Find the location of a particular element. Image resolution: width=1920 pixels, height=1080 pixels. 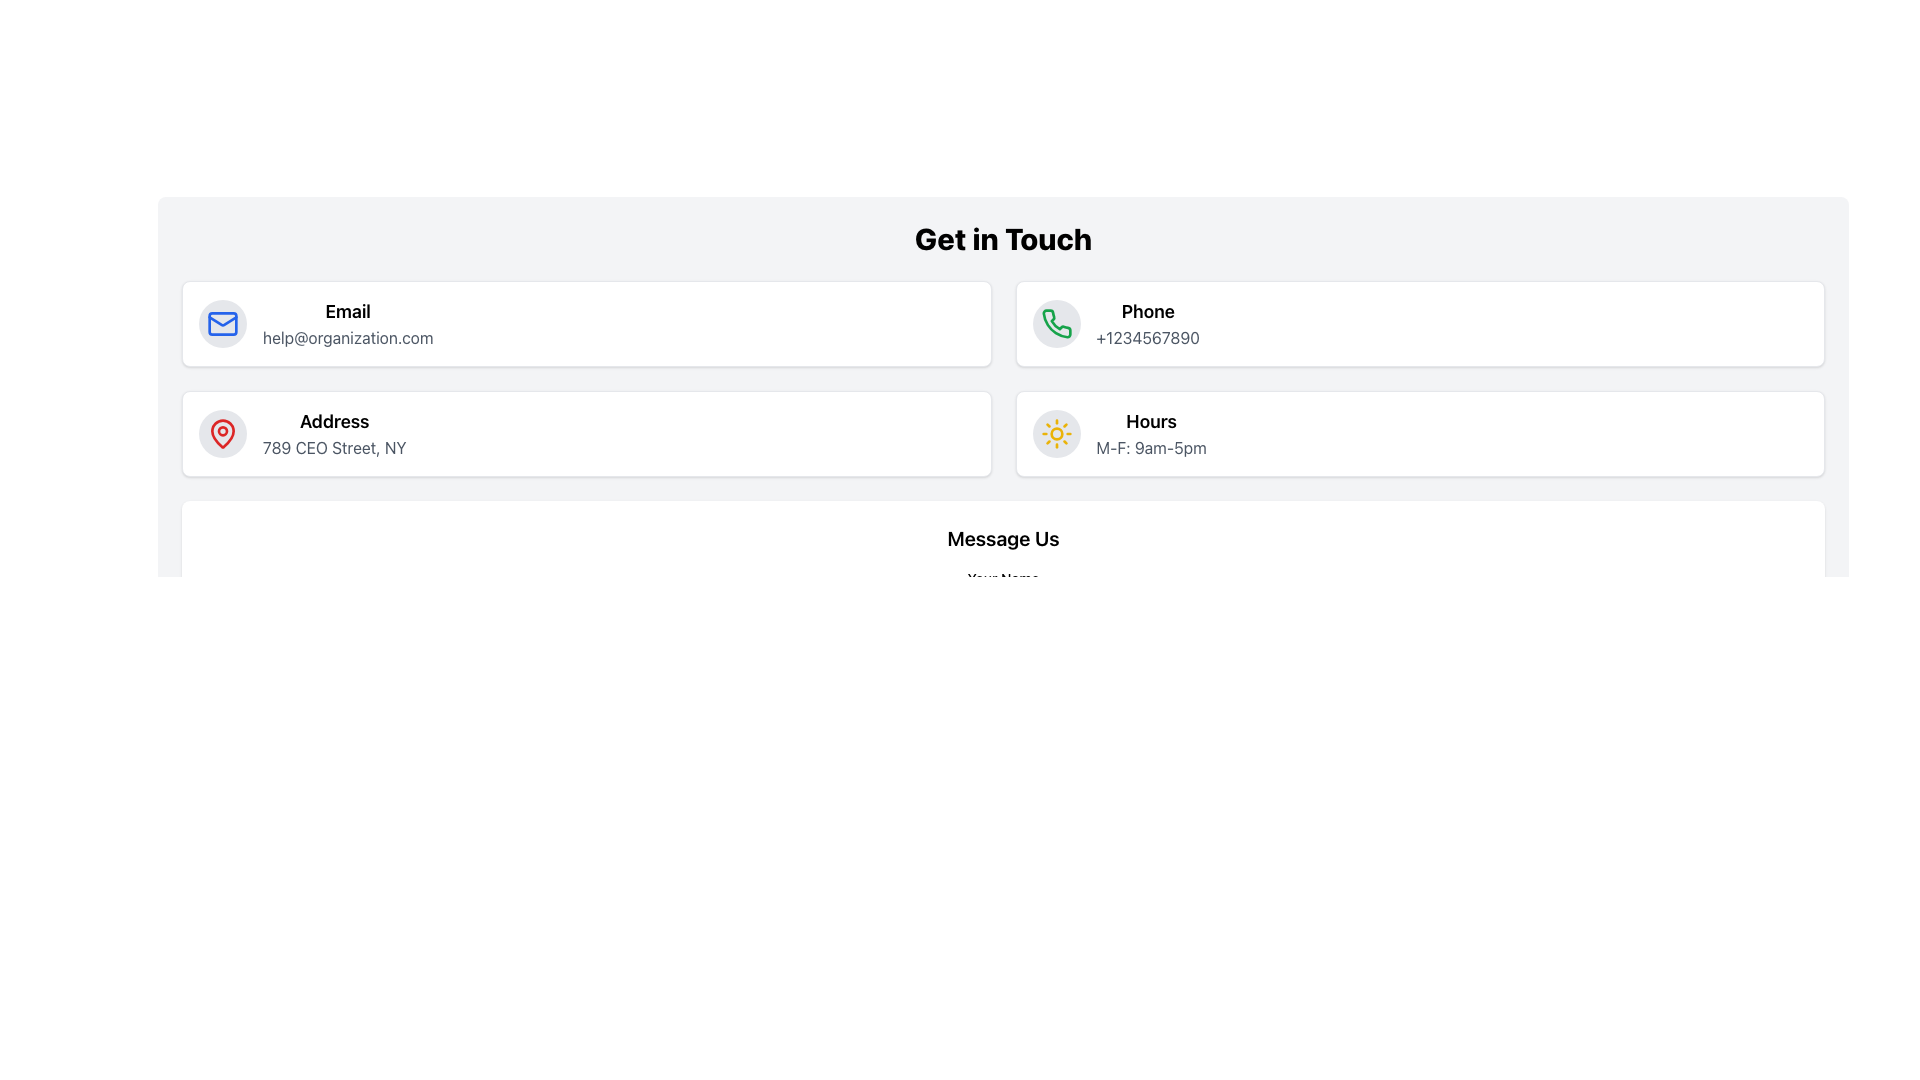

the email icon located in a rounded gray circular div at the top-left quadrant of the 'Get in Touch' area to interact with it is located at coordinates (222, 323).